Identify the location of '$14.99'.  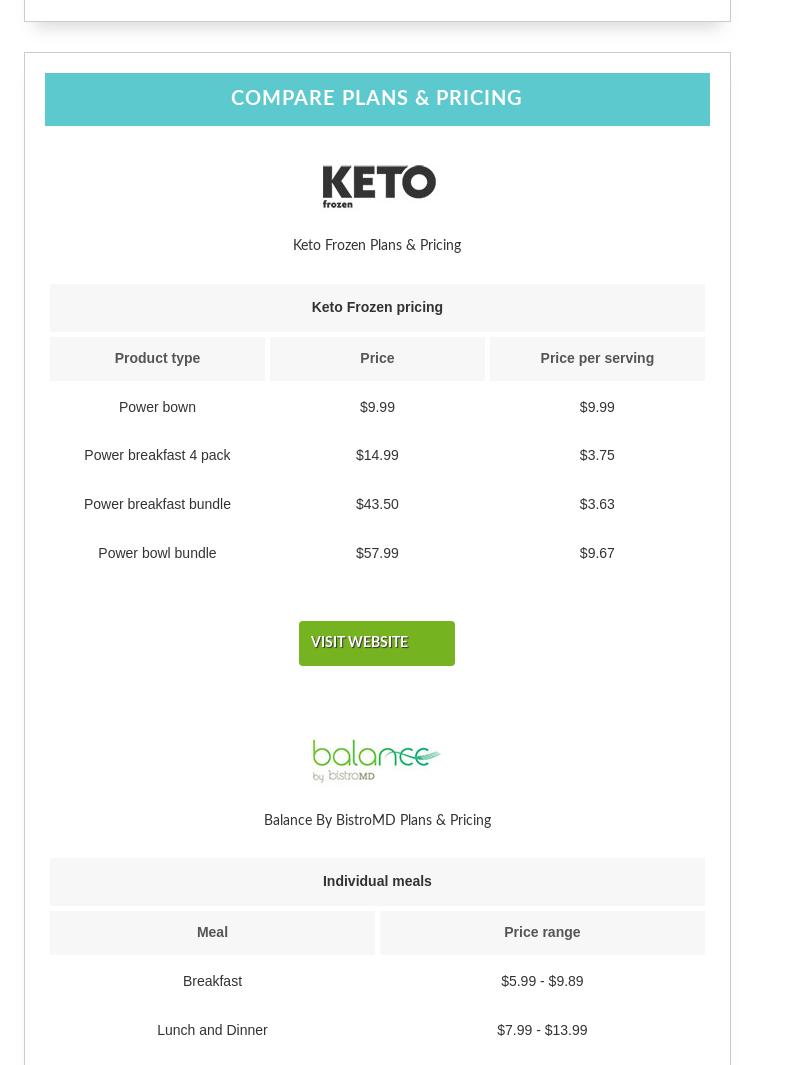
(376, 453).